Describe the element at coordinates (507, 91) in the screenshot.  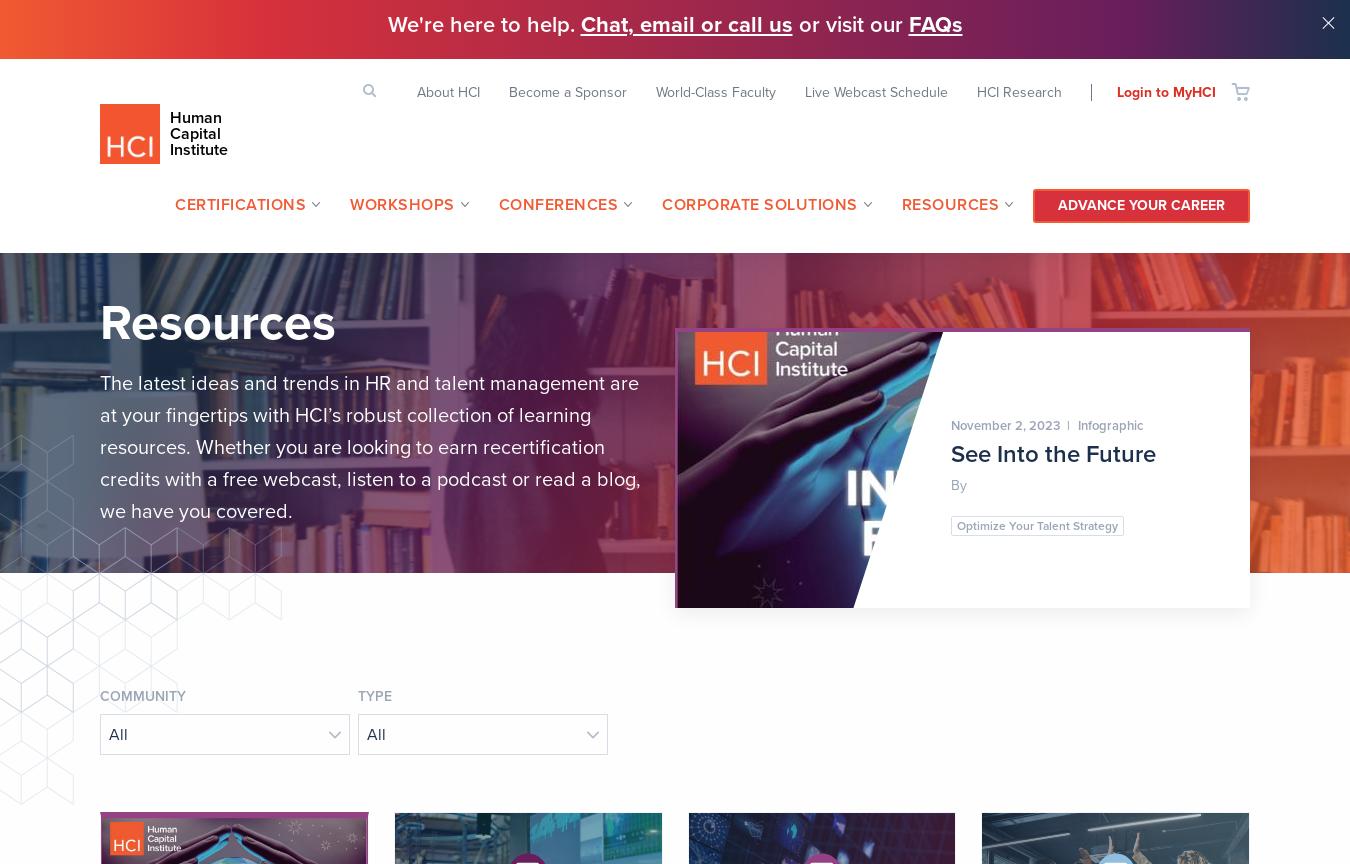
I see `'Become a Sponsor'` at that location.